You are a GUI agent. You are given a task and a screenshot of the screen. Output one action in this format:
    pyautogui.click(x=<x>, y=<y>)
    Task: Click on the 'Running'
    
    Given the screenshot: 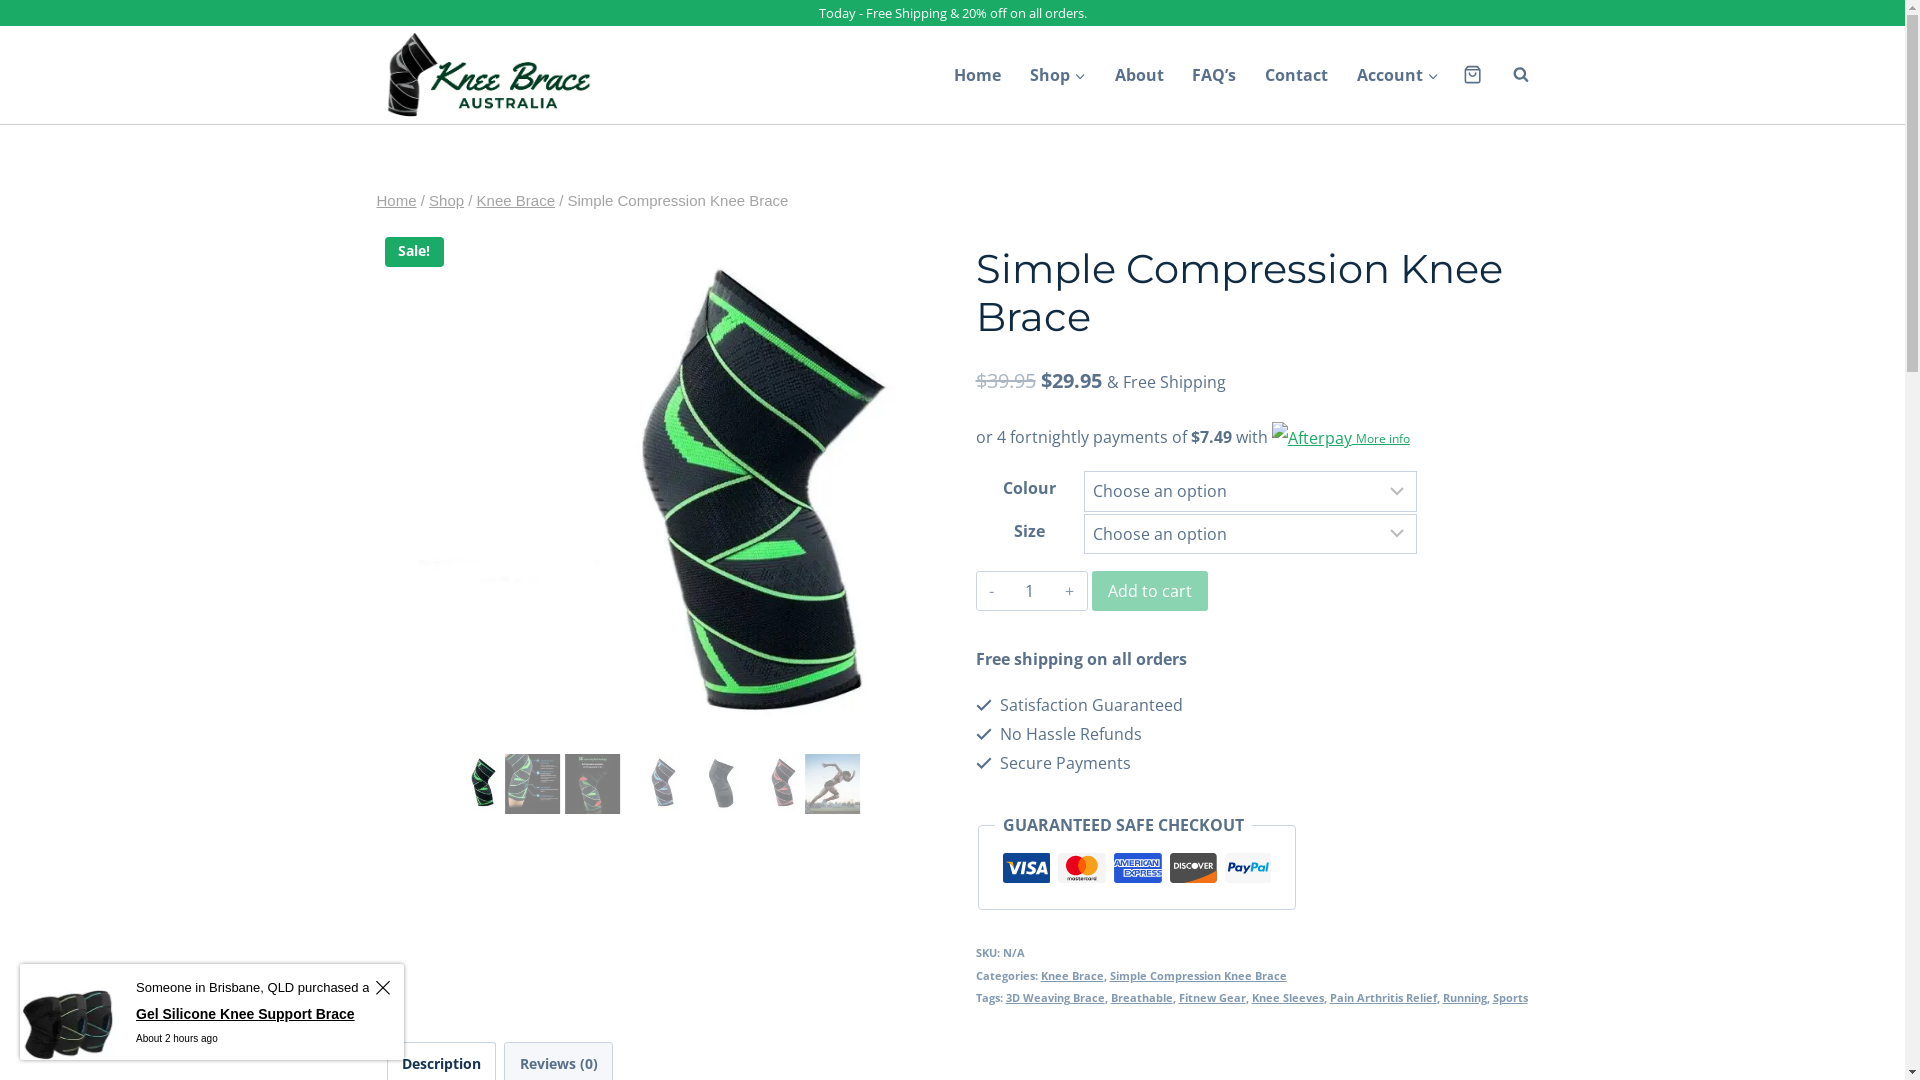 What is the action you would take?
    pyautogui.click(x=1464, y=997)
    